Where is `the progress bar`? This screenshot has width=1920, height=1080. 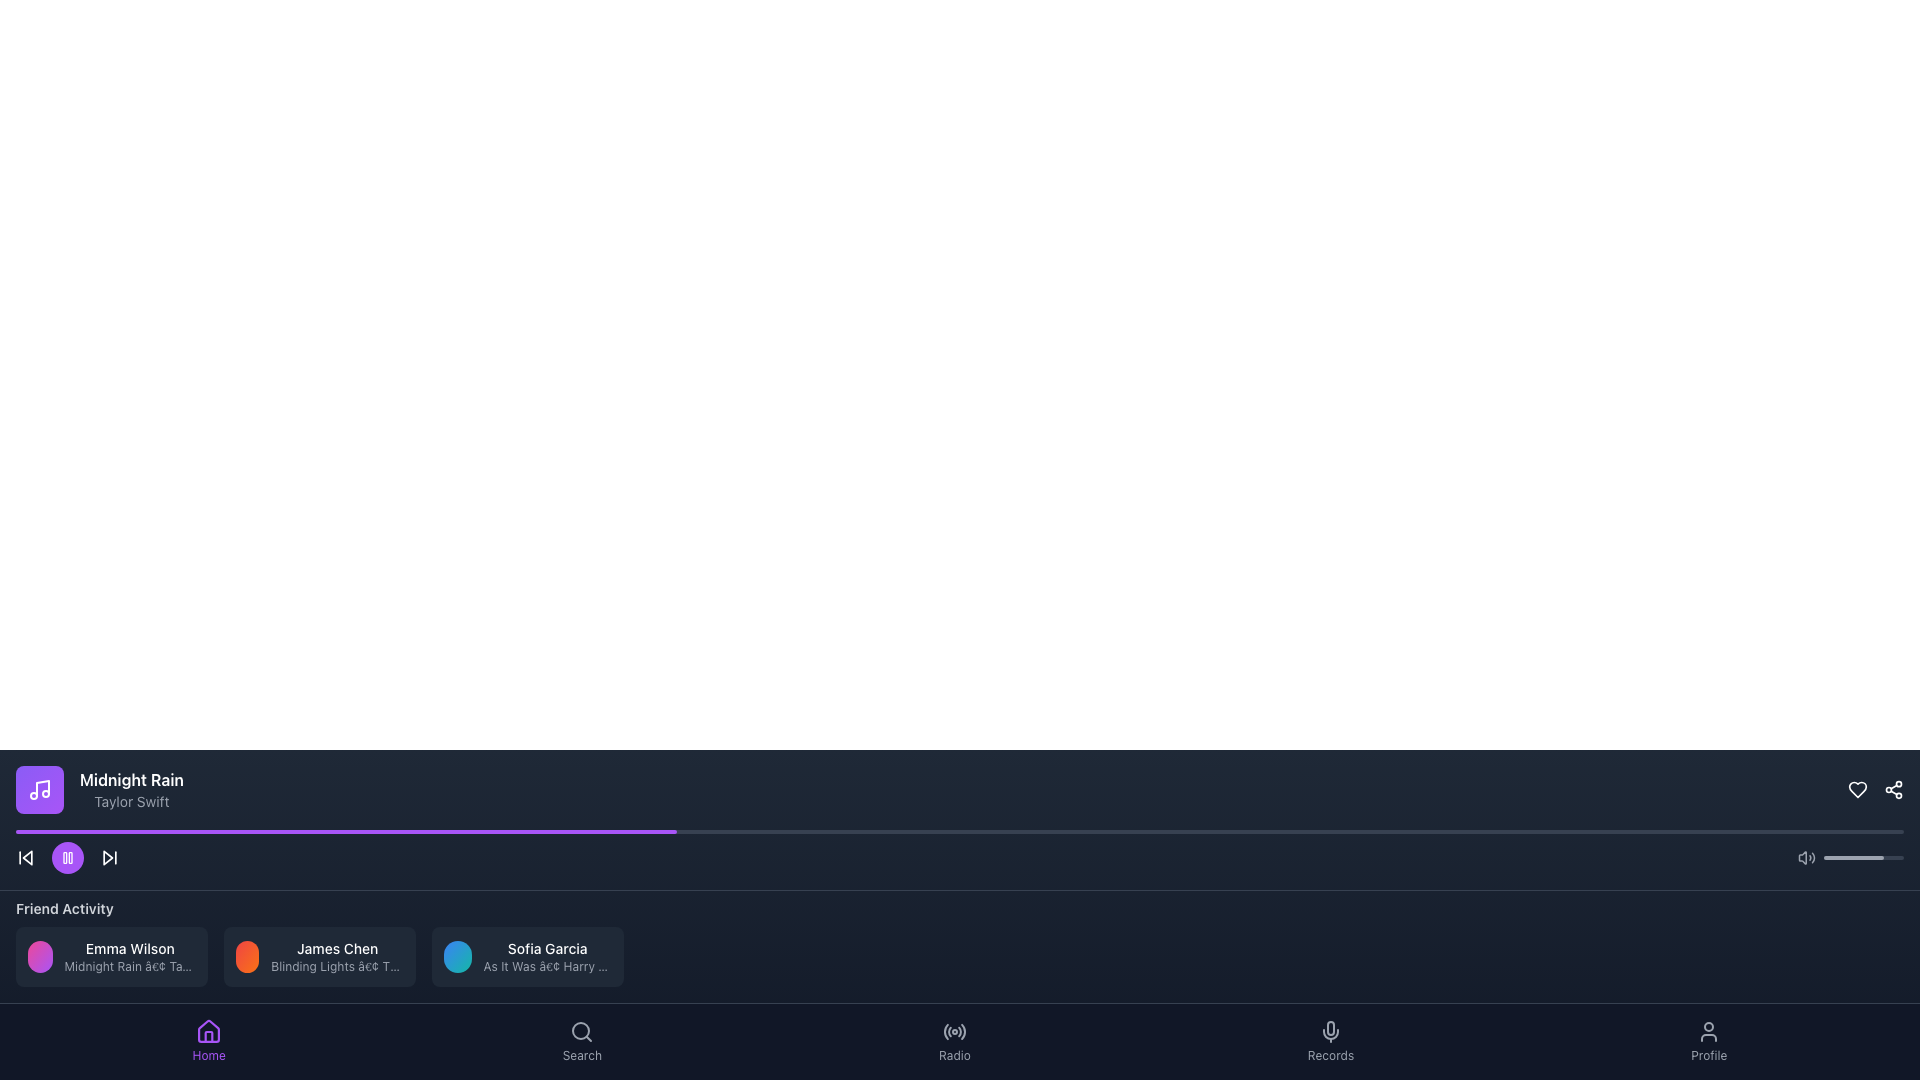 the progress bar is located at coordinates (133, 832).